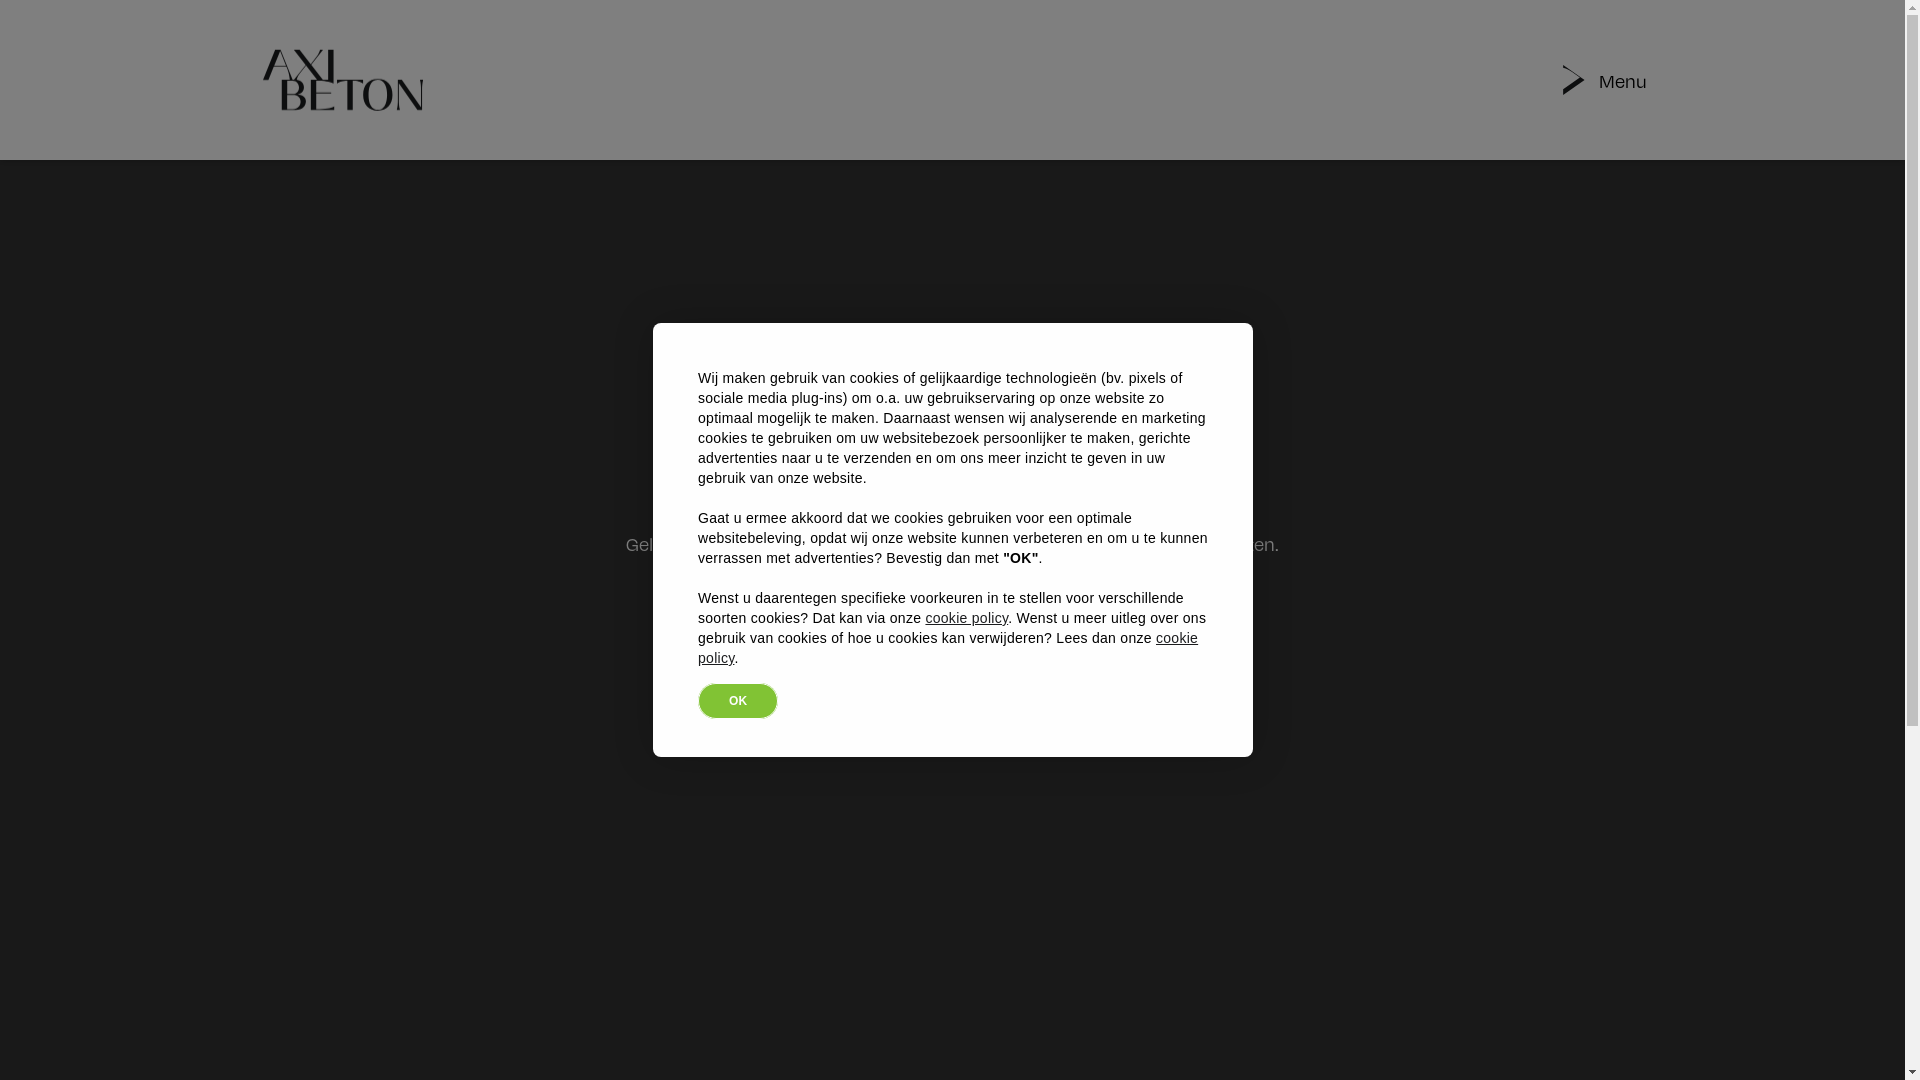 The width and height of the screenshot is (1920, 1080). What do you see at coordinates (946, 648) in the screenshot?
I see `'cookie policy'` at bounding box center [946, 648].